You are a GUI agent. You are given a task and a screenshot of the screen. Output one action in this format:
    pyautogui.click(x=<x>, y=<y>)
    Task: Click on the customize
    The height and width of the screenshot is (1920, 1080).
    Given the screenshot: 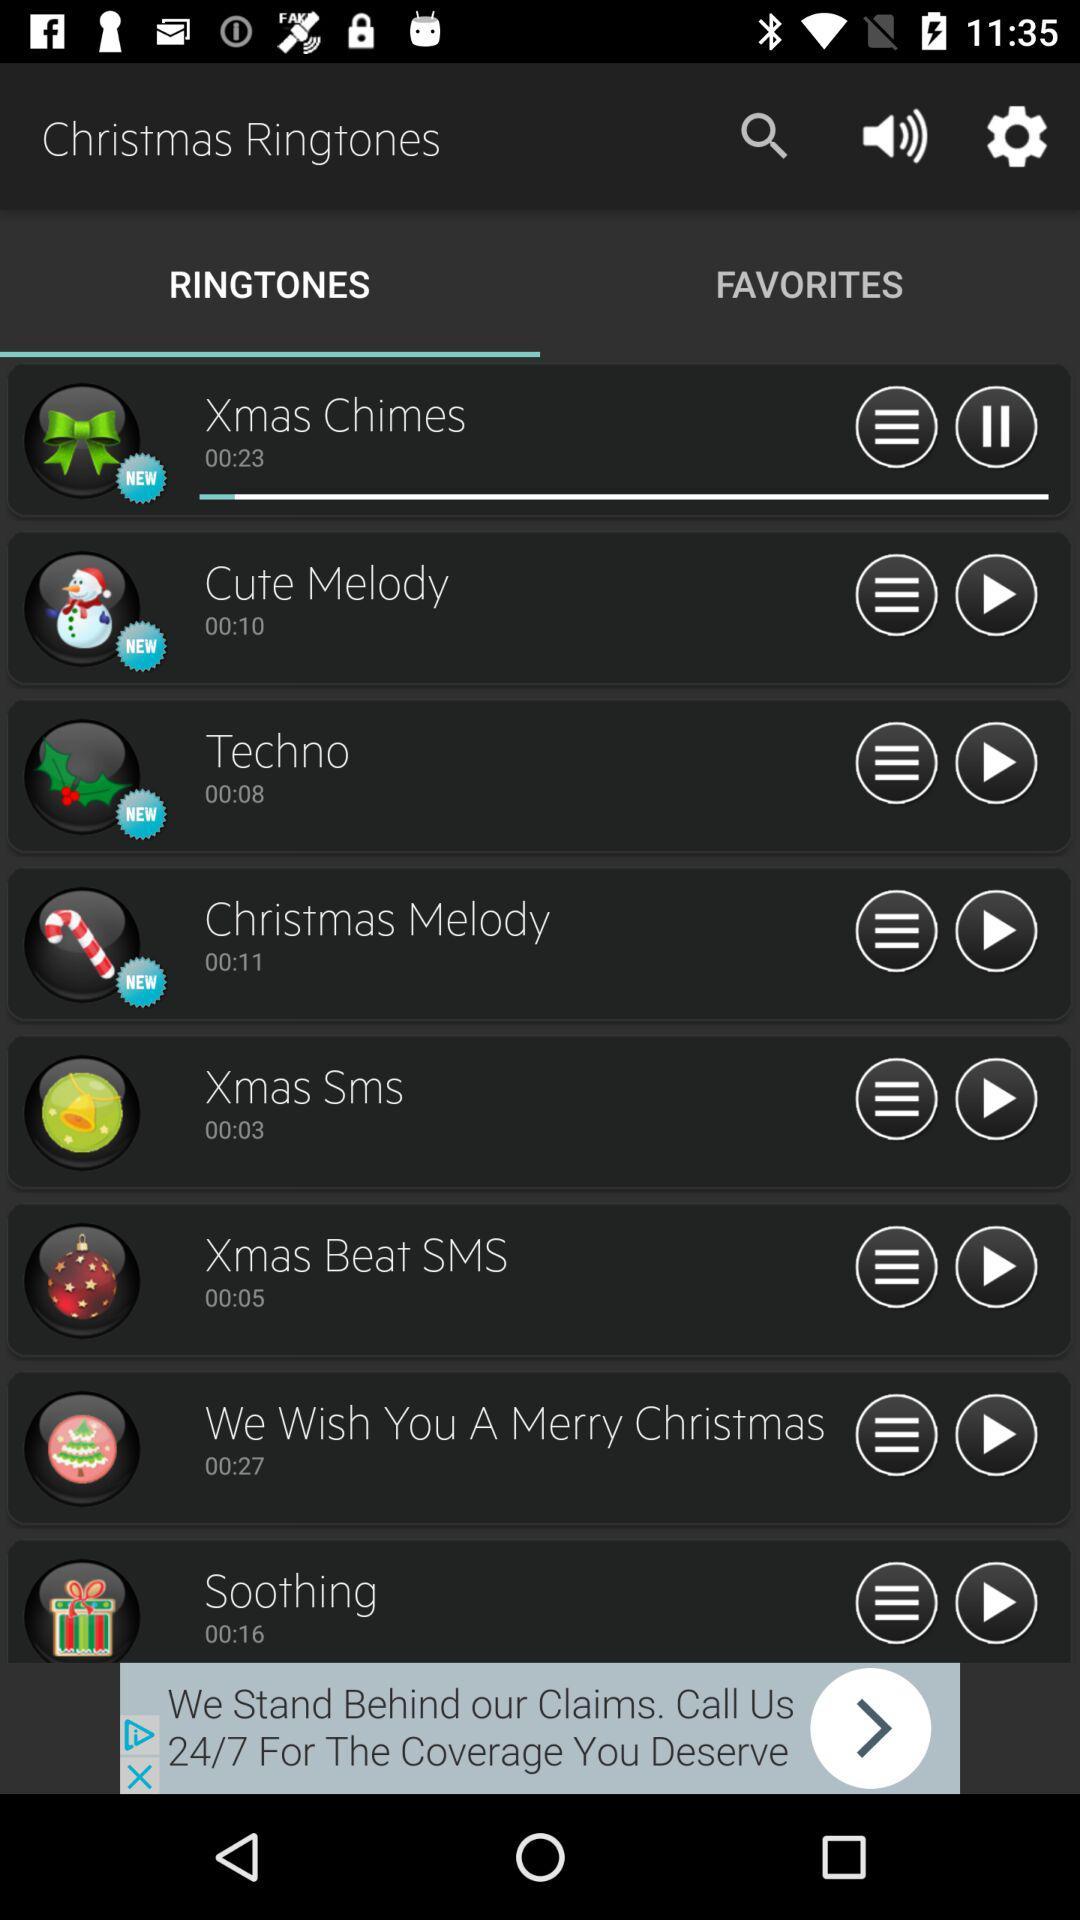 What is the action you would take?
    pyautogui.click(x=895, y=595)
    